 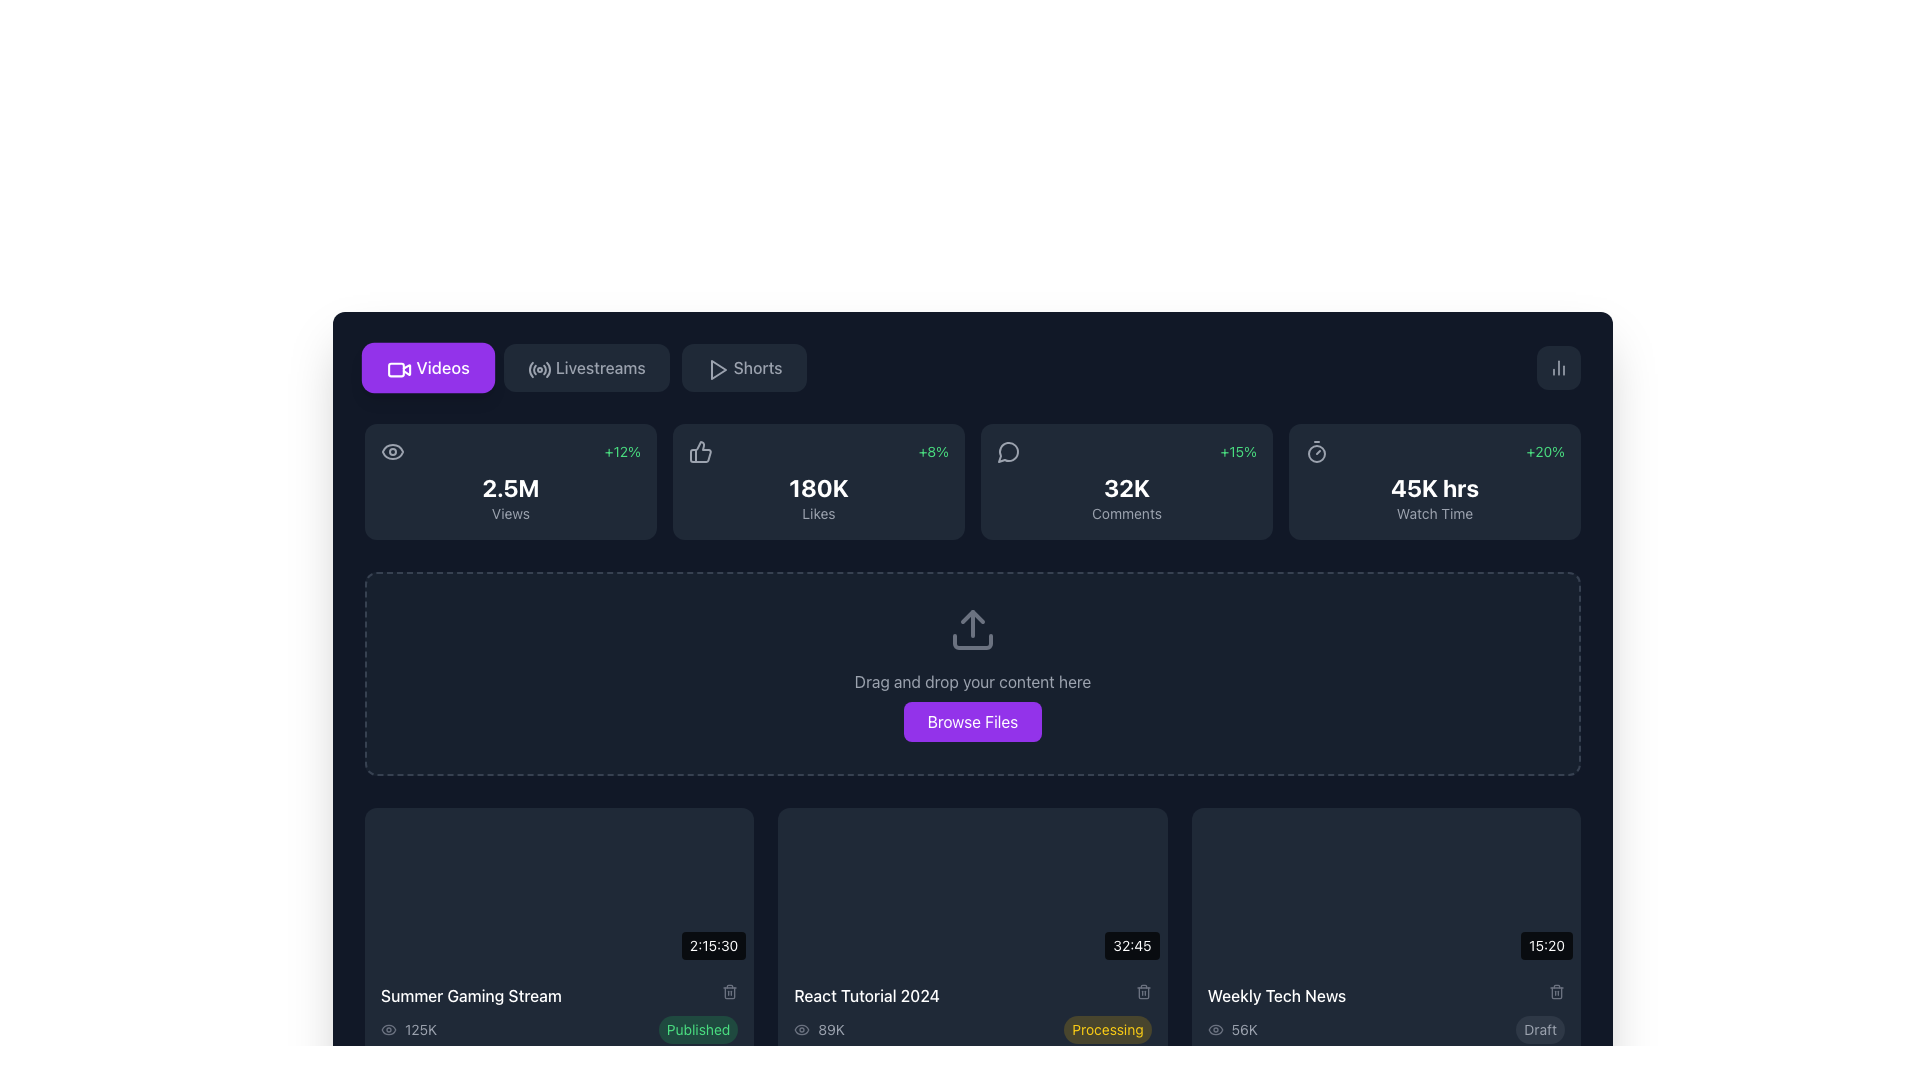 I want to click on the '+8%' text label located at the top right corner of the '180K Likes' card, which indicates a positive percentage change in likes, so click(x=932, y=451).